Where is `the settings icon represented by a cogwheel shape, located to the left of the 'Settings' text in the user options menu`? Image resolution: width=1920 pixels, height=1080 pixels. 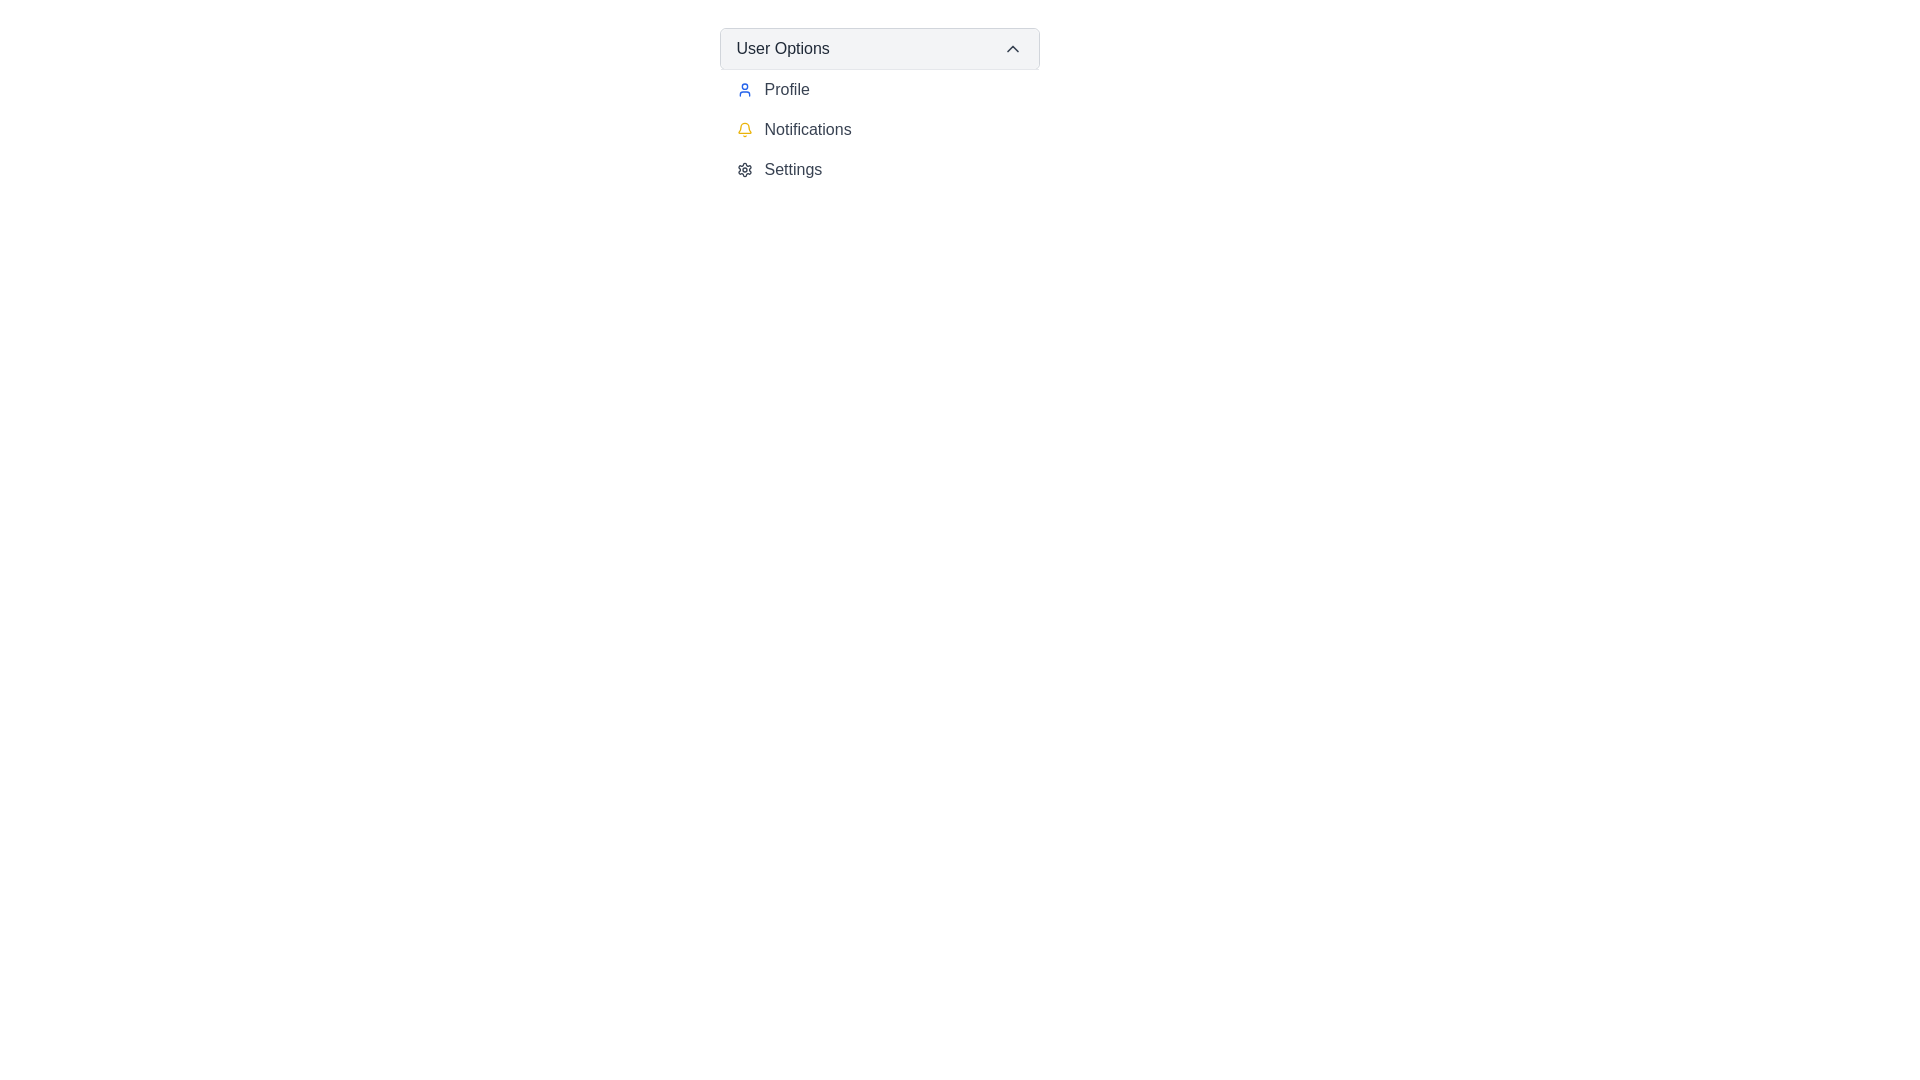 the settings icon represented by a cogwheel shape, located to the left of the 'Settings' text in the user options menu is located at coordinates (743, 168).